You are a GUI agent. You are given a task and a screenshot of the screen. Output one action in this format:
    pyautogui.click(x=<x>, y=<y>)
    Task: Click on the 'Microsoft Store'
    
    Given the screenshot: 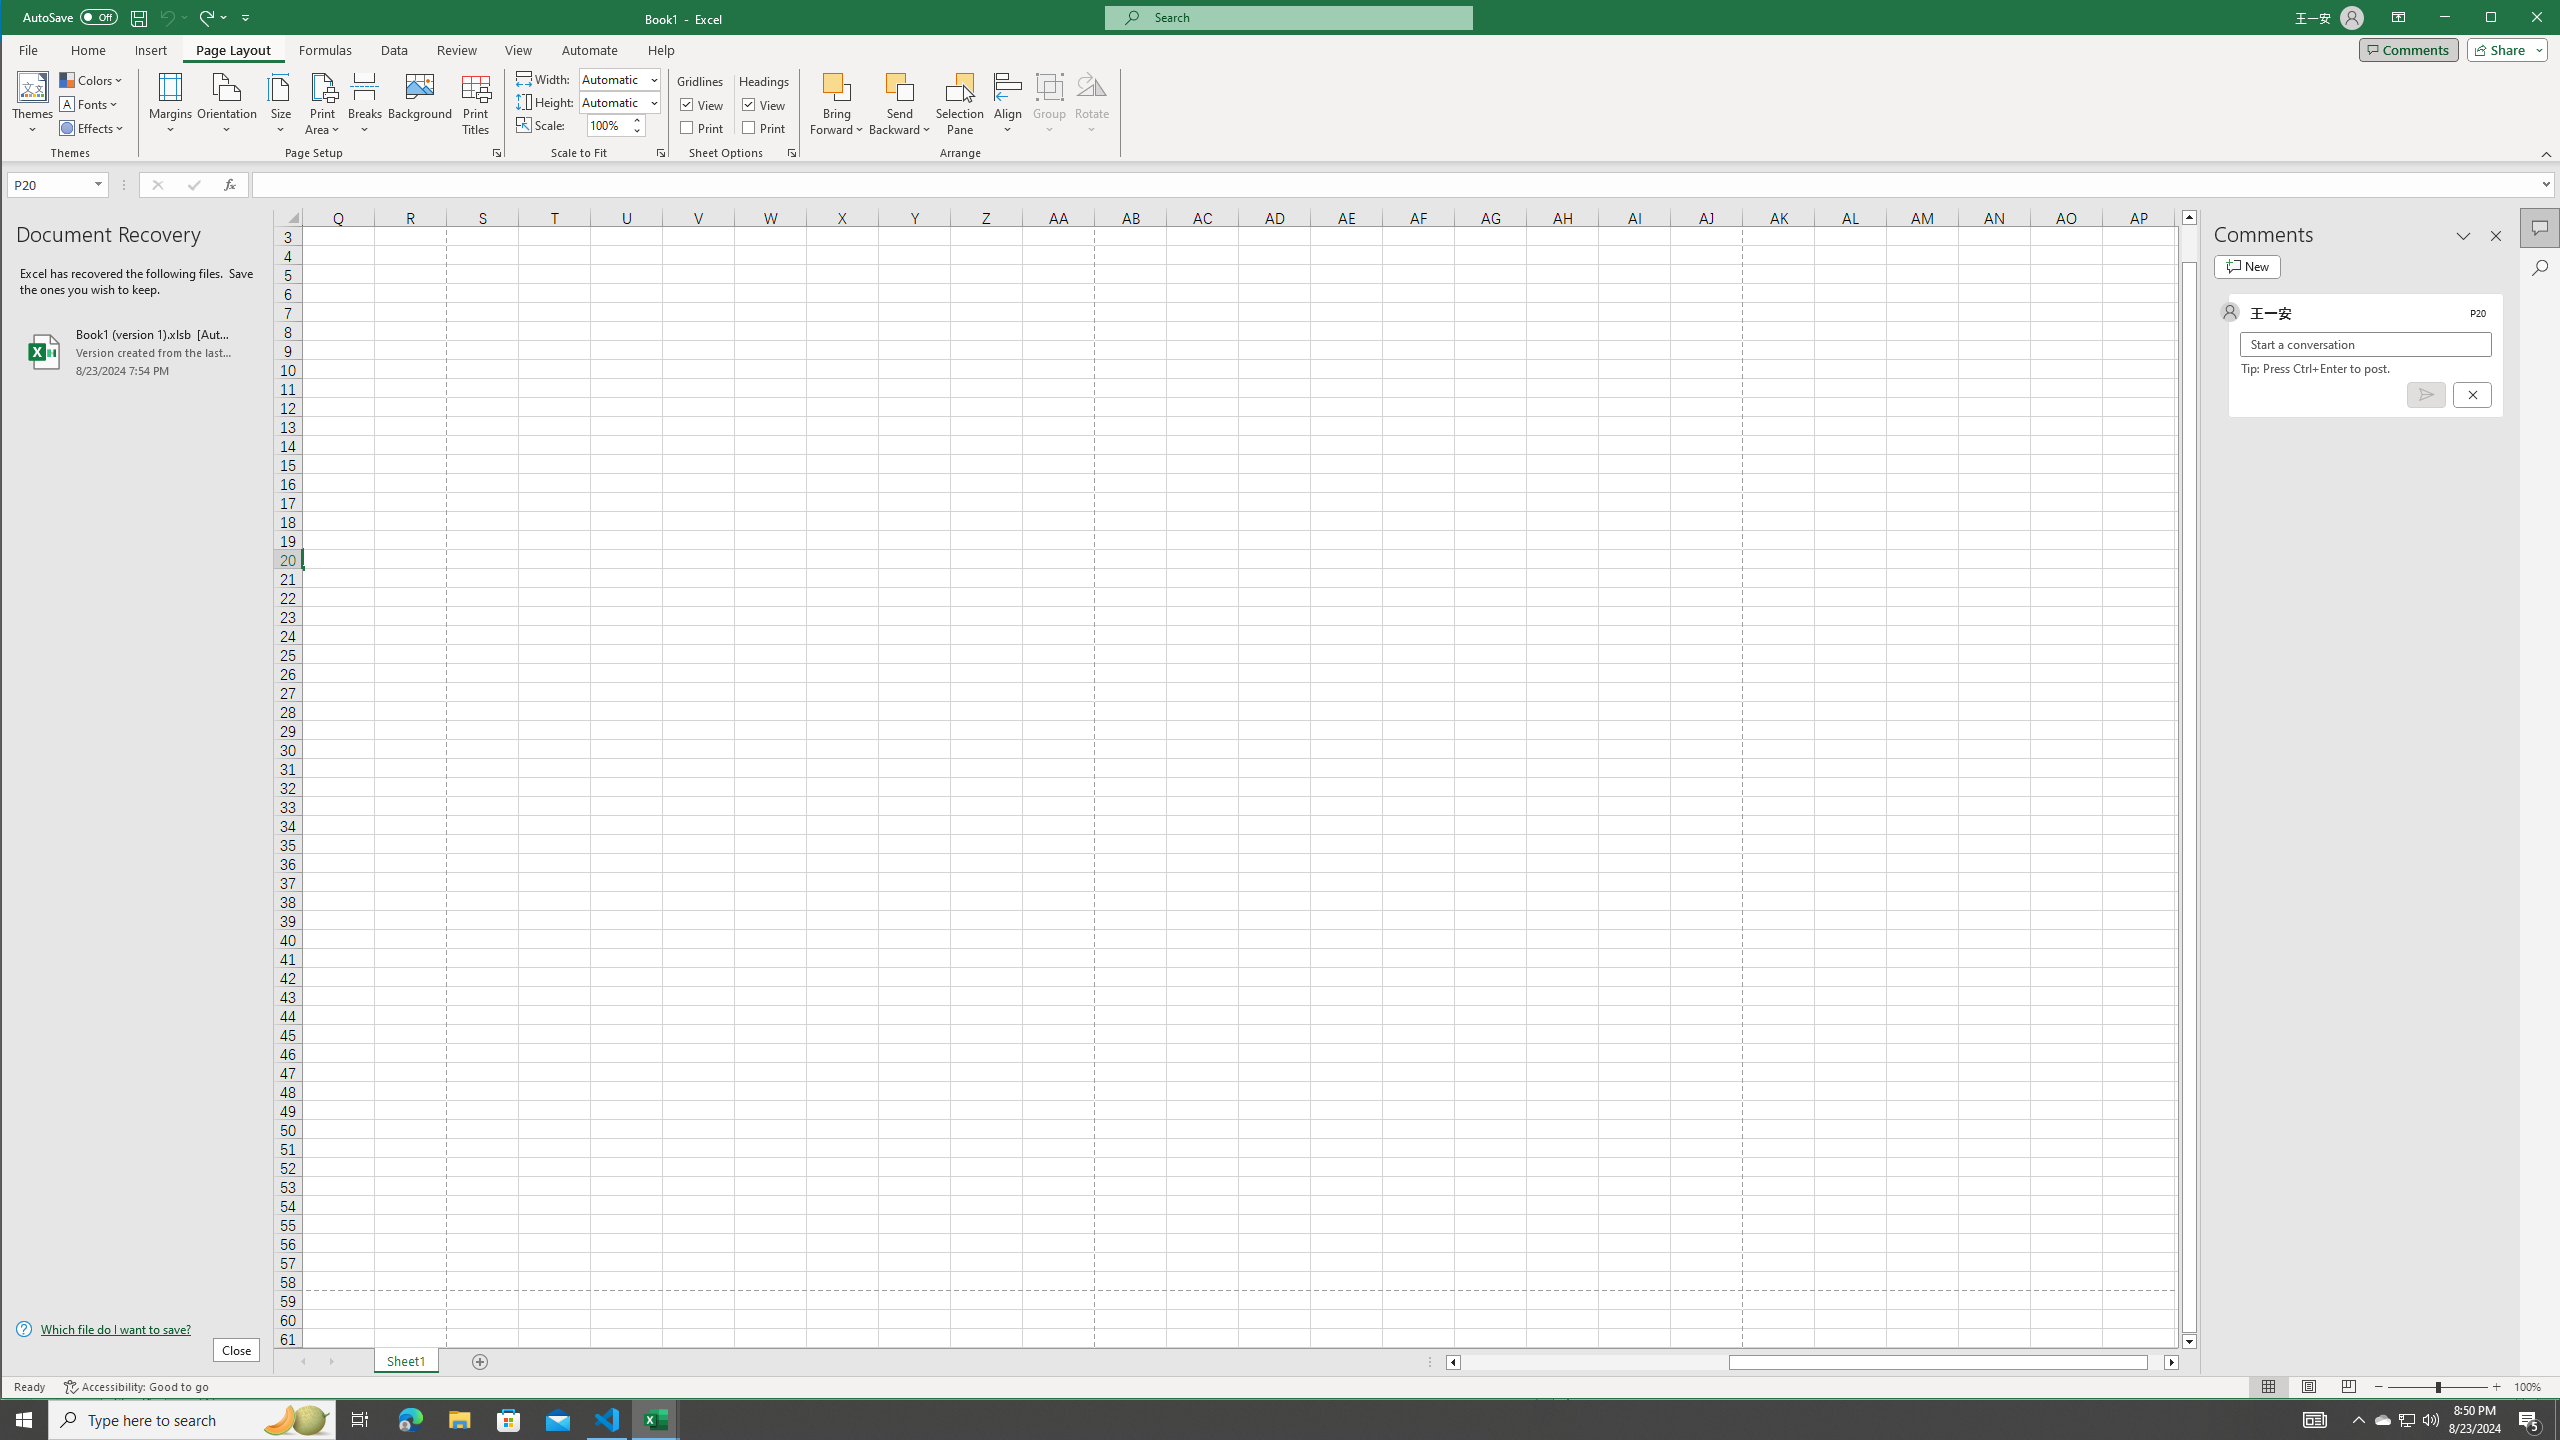 What is the action you would take?
    pyautogui.click(x=509, y=1418)
    